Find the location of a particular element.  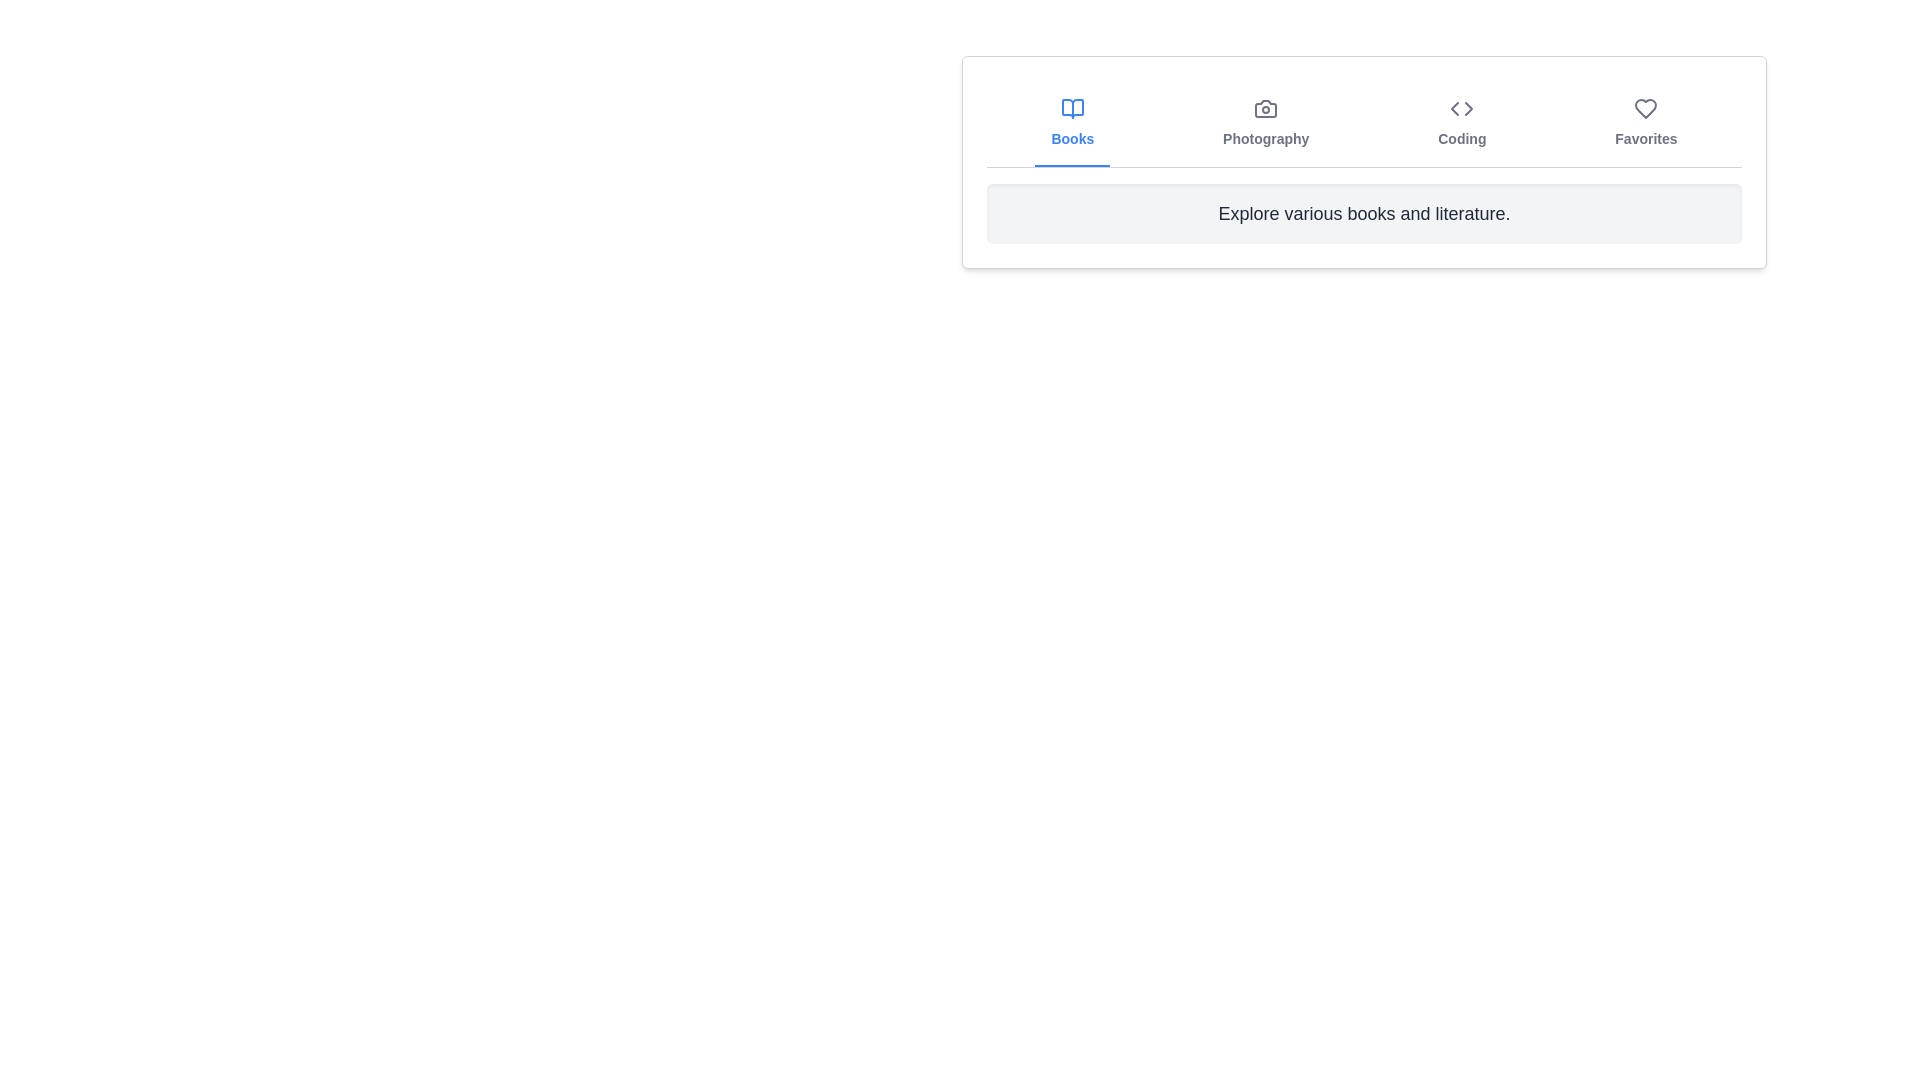

text content of the 'Books' label, which is a blue, bold, sans-serif text located in the top navigation bar of the interface, directly below an open book icon is located at coordinates (1071, 137).